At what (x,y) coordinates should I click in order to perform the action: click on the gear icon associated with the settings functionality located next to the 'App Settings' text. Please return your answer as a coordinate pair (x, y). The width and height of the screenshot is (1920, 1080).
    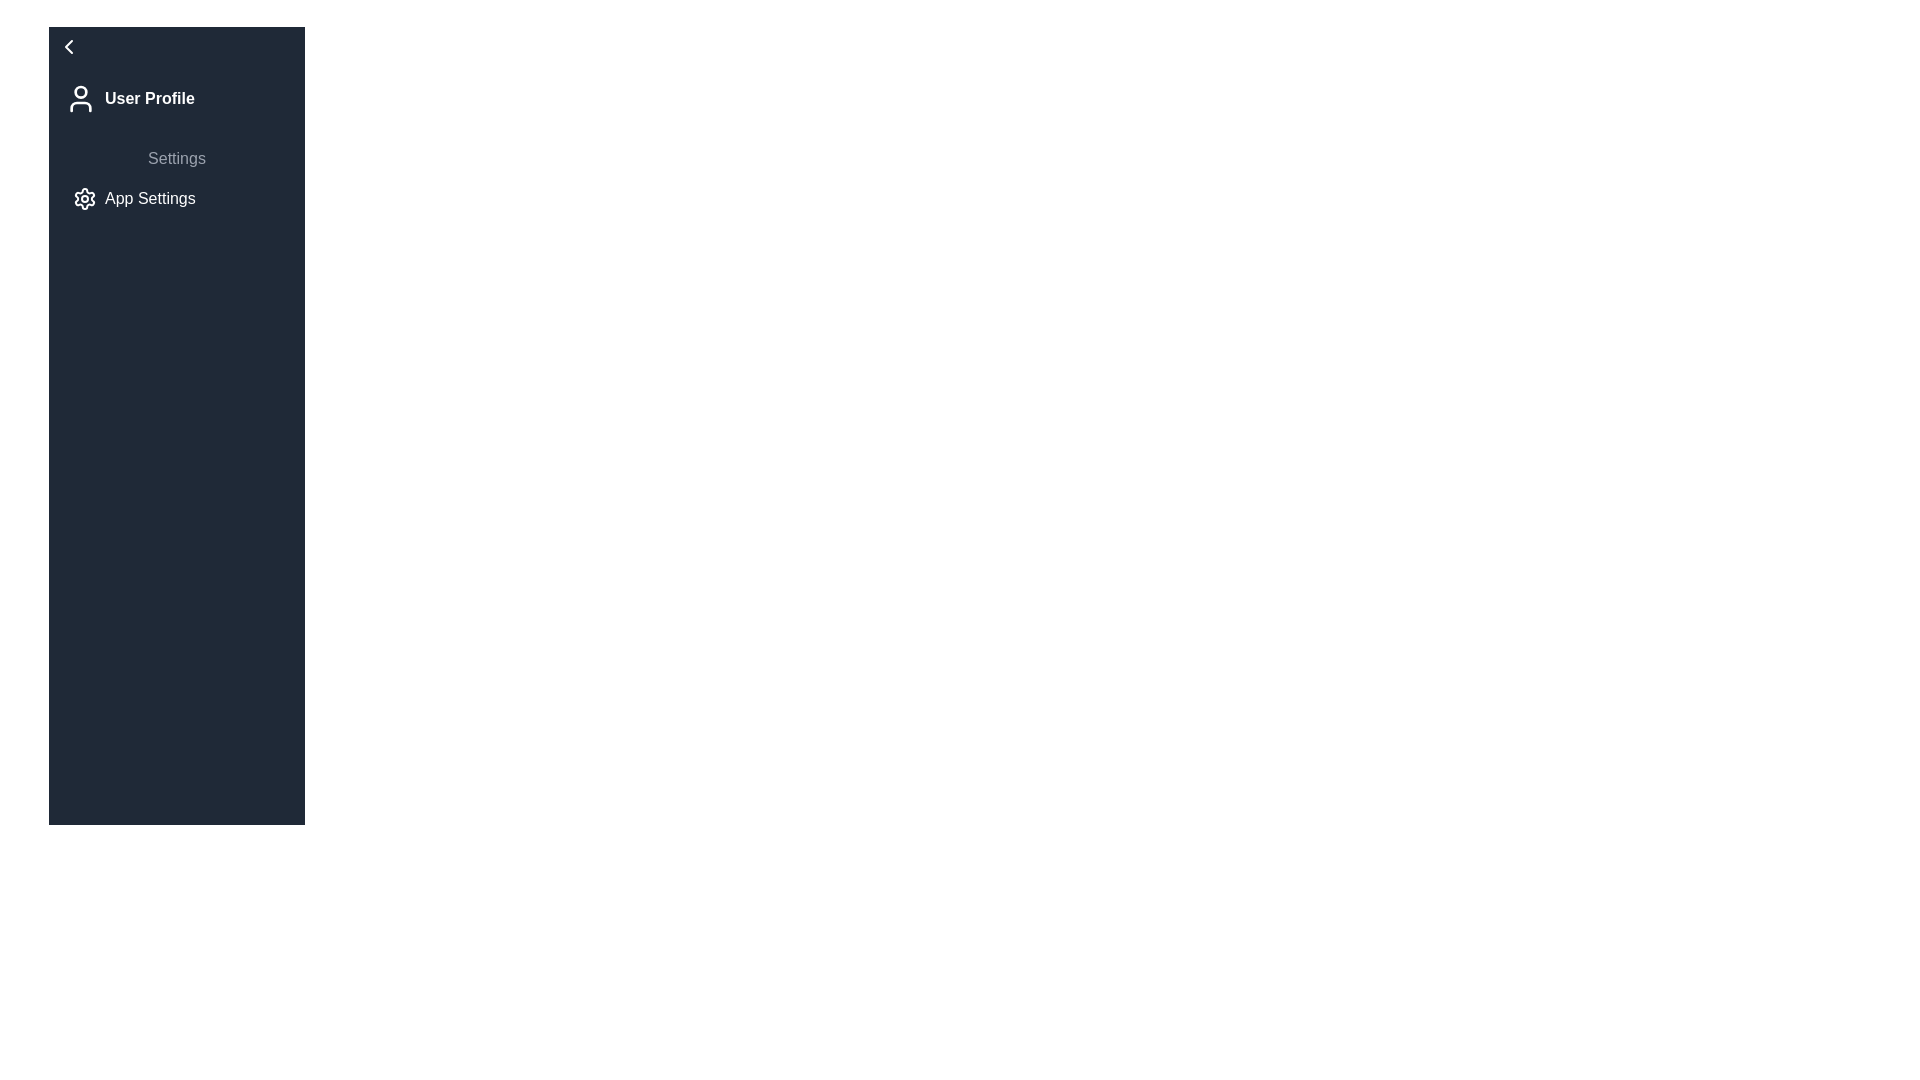
    Looking at the image, I should click on (84, 199).